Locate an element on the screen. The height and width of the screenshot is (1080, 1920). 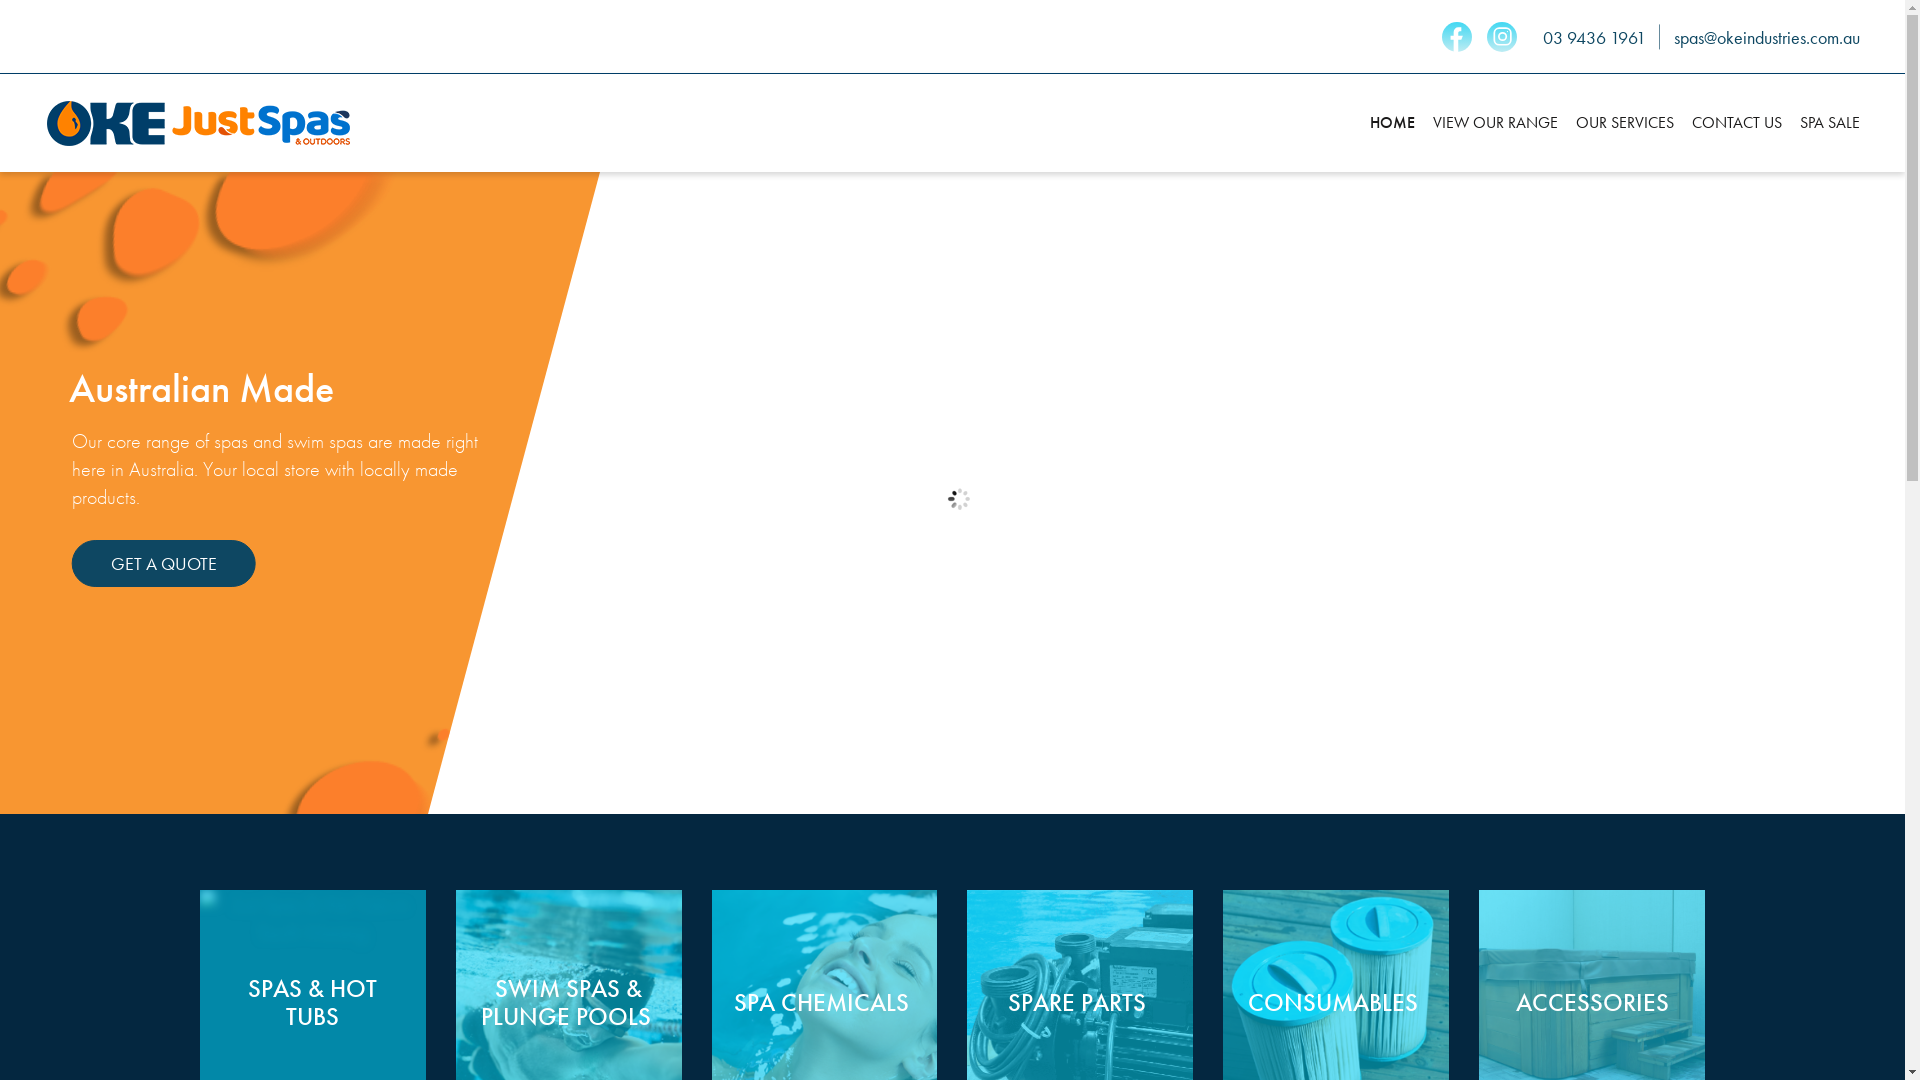
'ACCESSORIES' is located at coordinates (1591, 1002).